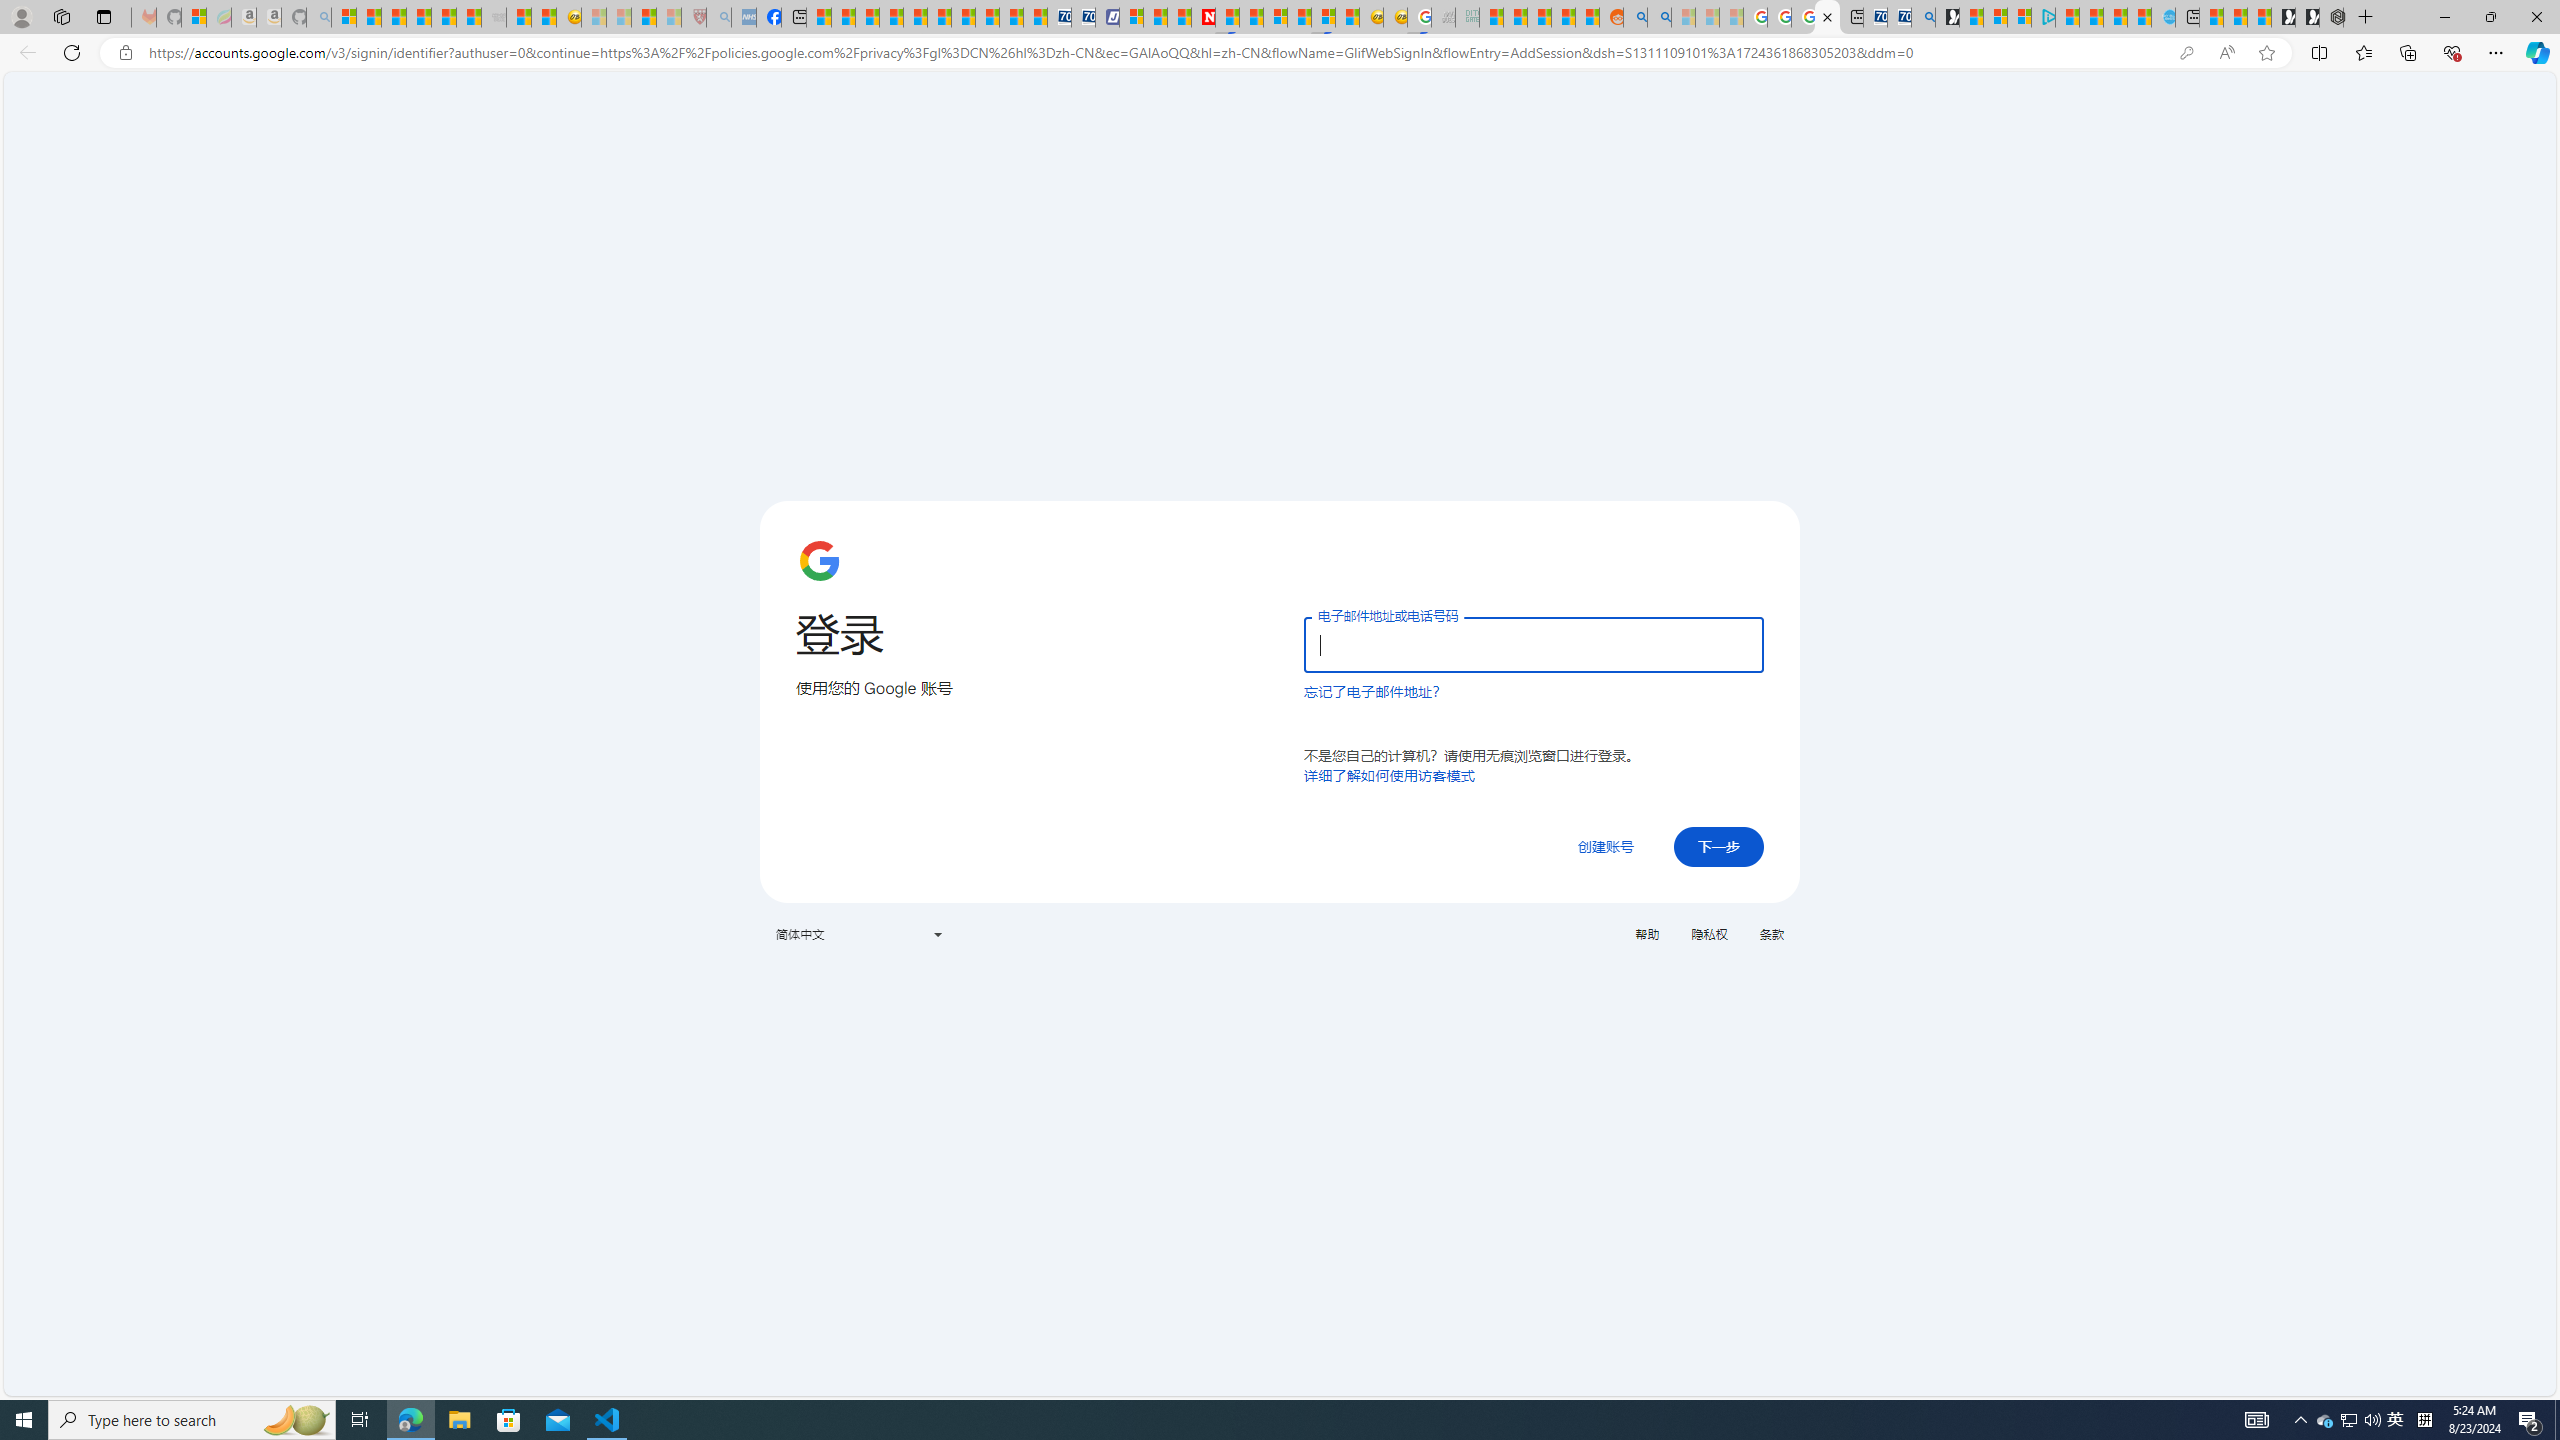  I want to click on 'Class: VfPpkd-t08AT-Bz112c-Bd00G', so click(935, 934).